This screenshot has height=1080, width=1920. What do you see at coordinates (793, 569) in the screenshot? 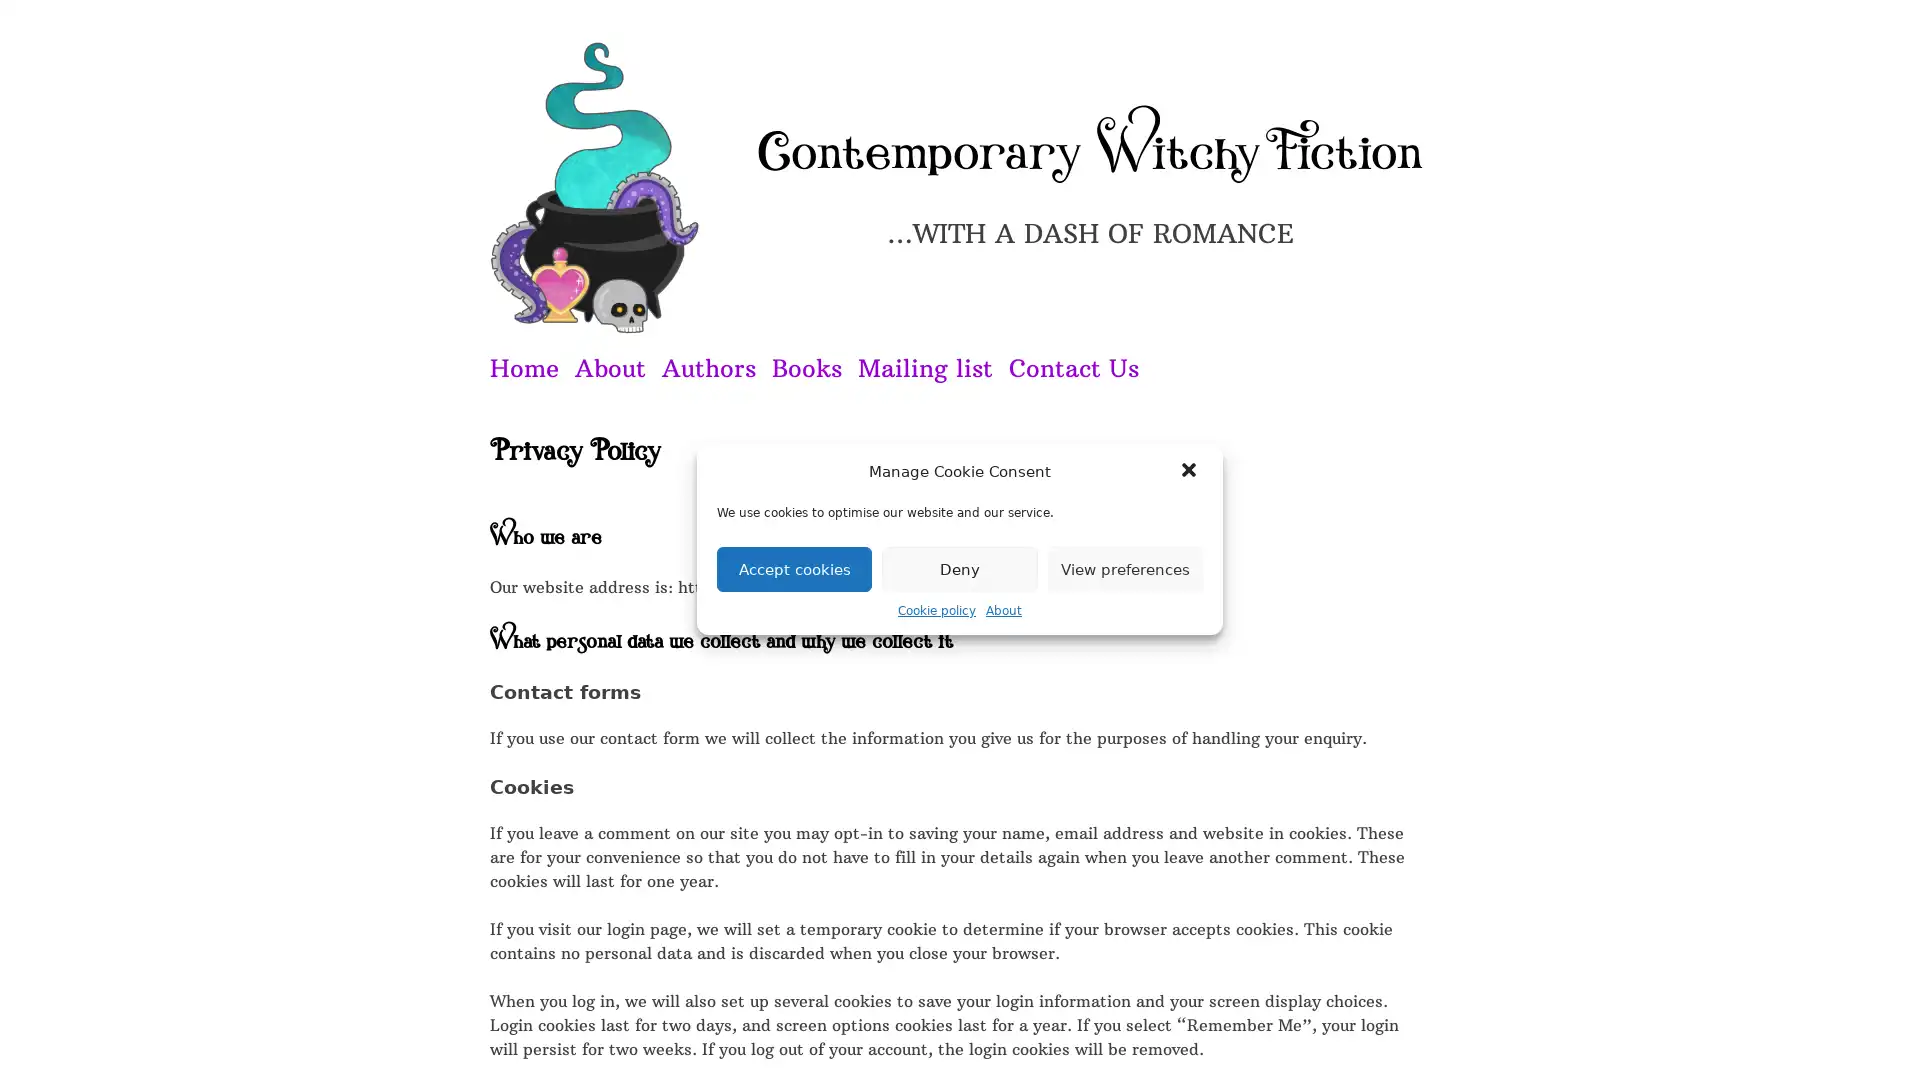
I see `Accept cookies` at bounding box center [793, 569].